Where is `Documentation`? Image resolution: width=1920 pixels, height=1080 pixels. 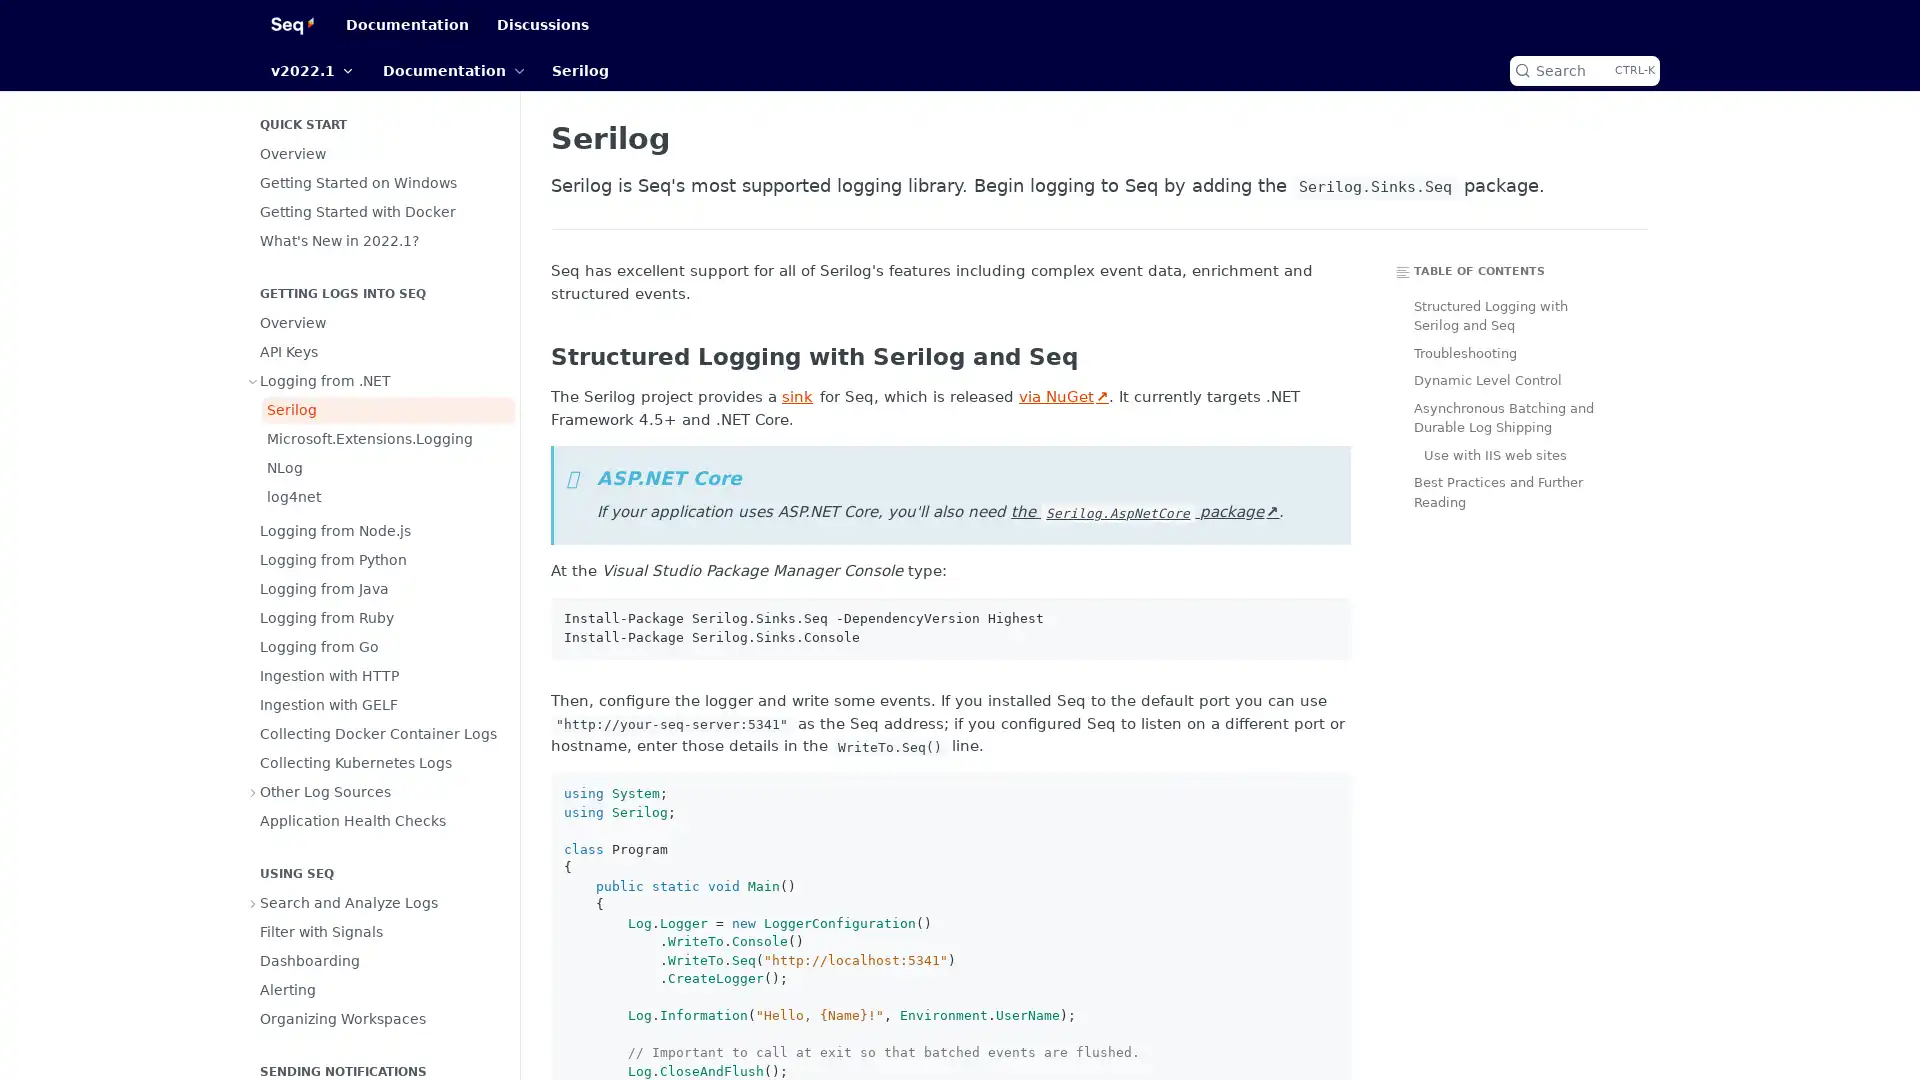
Documentation is located at coordinates (452, 69).